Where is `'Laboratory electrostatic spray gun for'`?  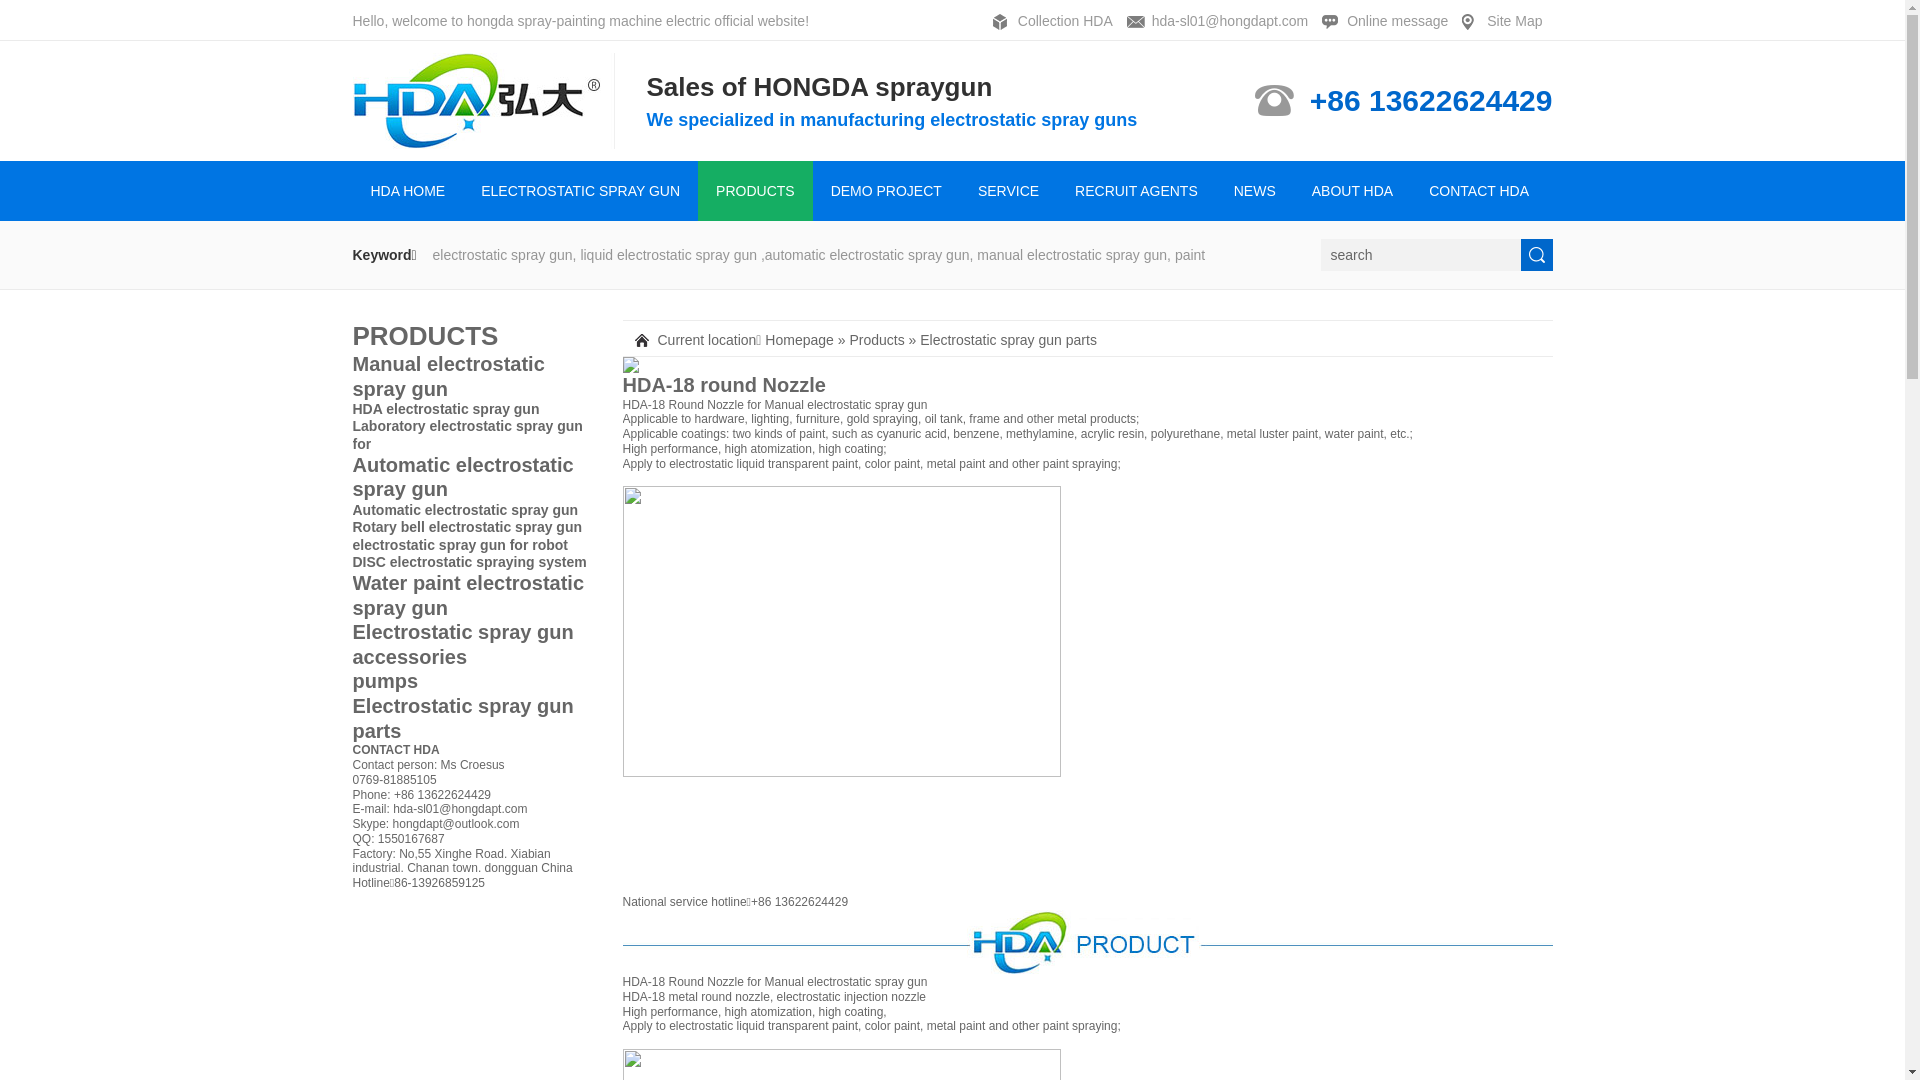 'Laboratory electrostatic spray gun for' is located at coordinates (465, 433).